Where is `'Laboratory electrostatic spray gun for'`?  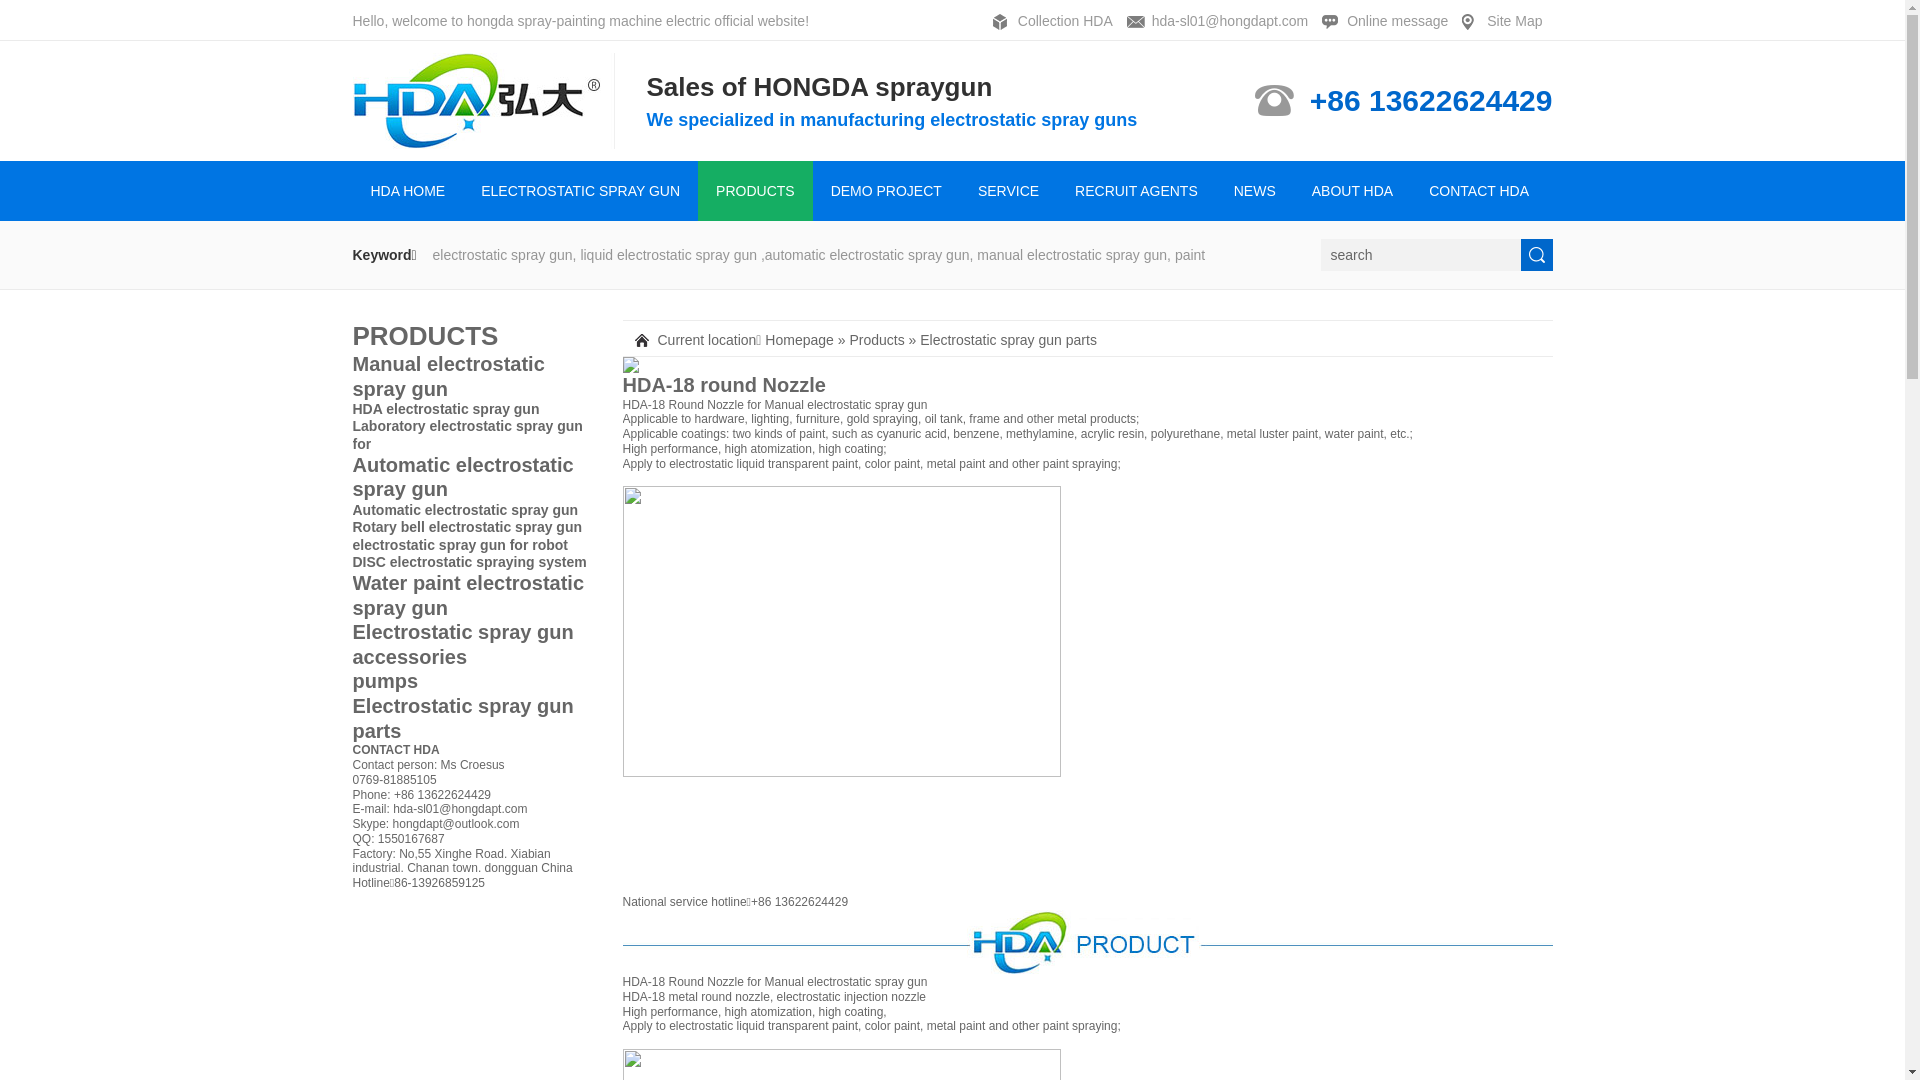 'Laboratory electrostatic spray gun for' is located at coordinates (465, 433).